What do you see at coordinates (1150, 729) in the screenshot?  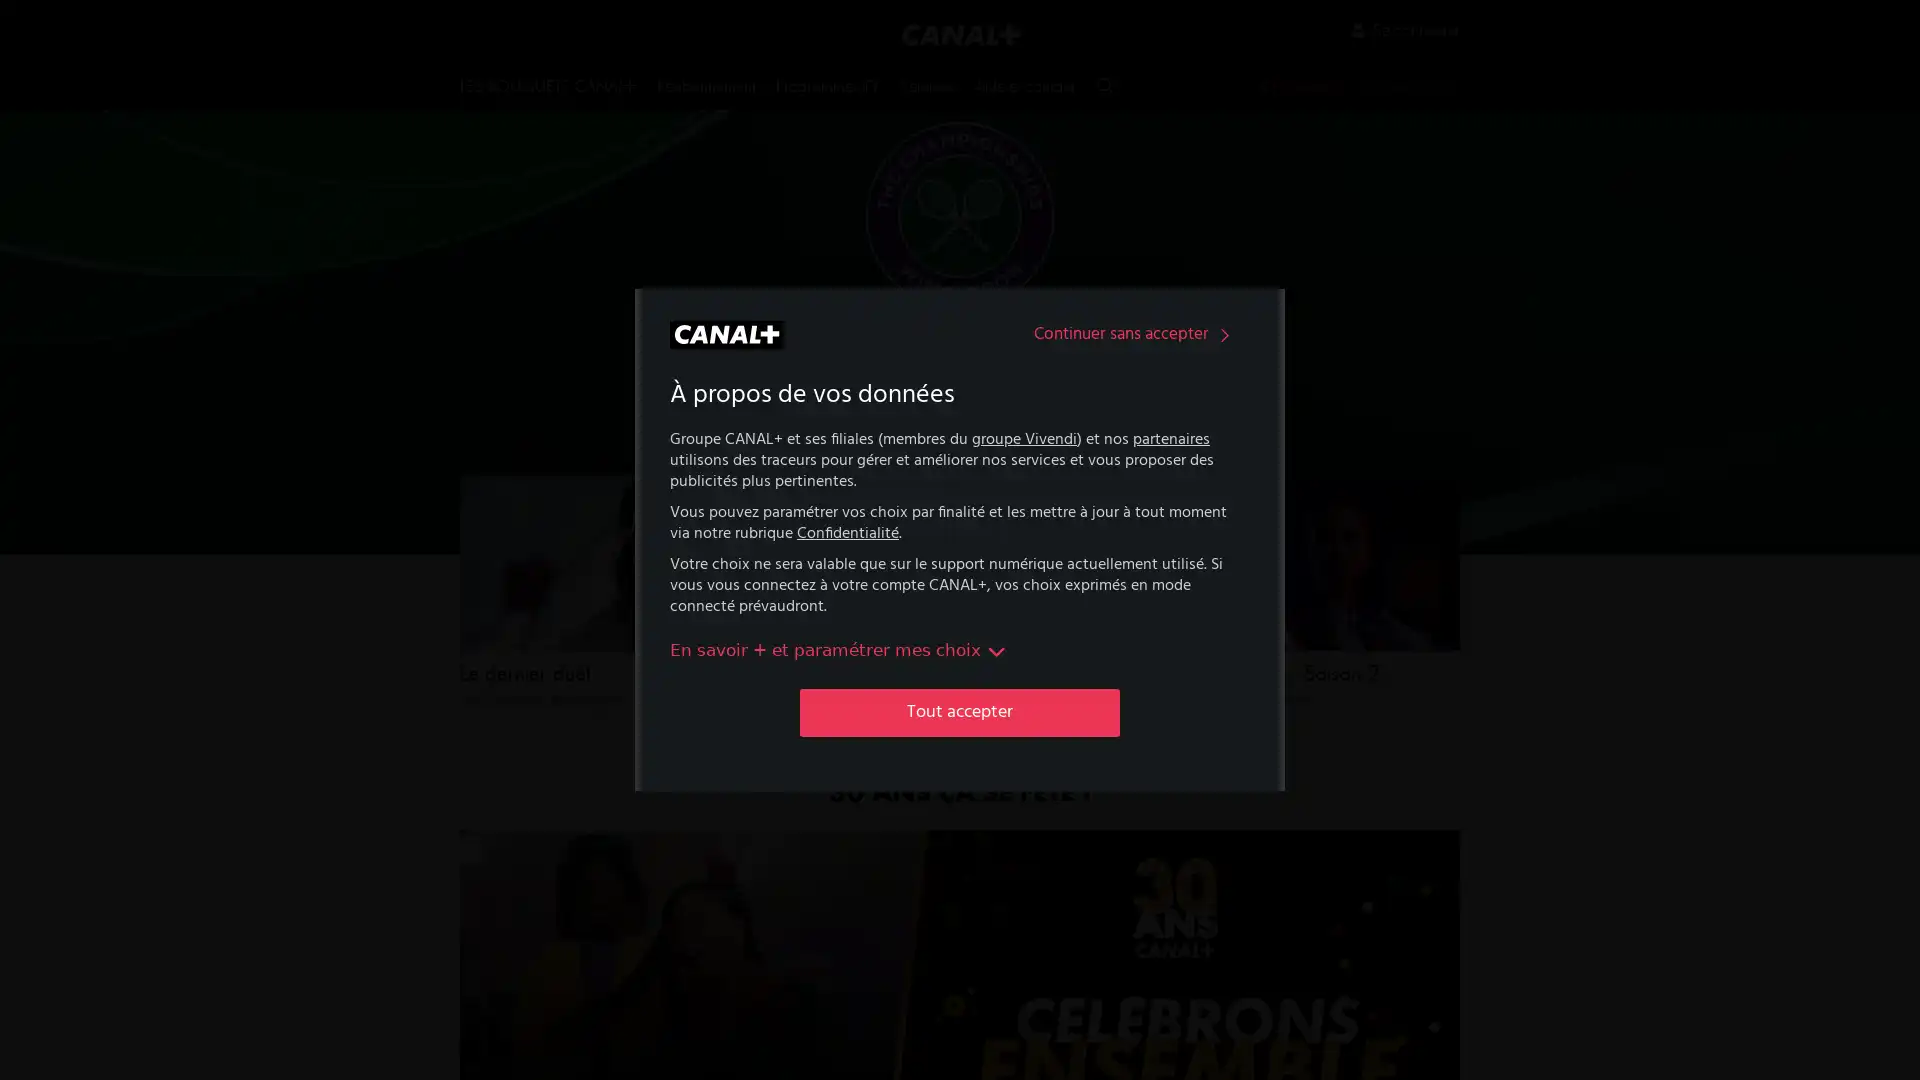 I see `Togo` at bounding box center [1150, 729].